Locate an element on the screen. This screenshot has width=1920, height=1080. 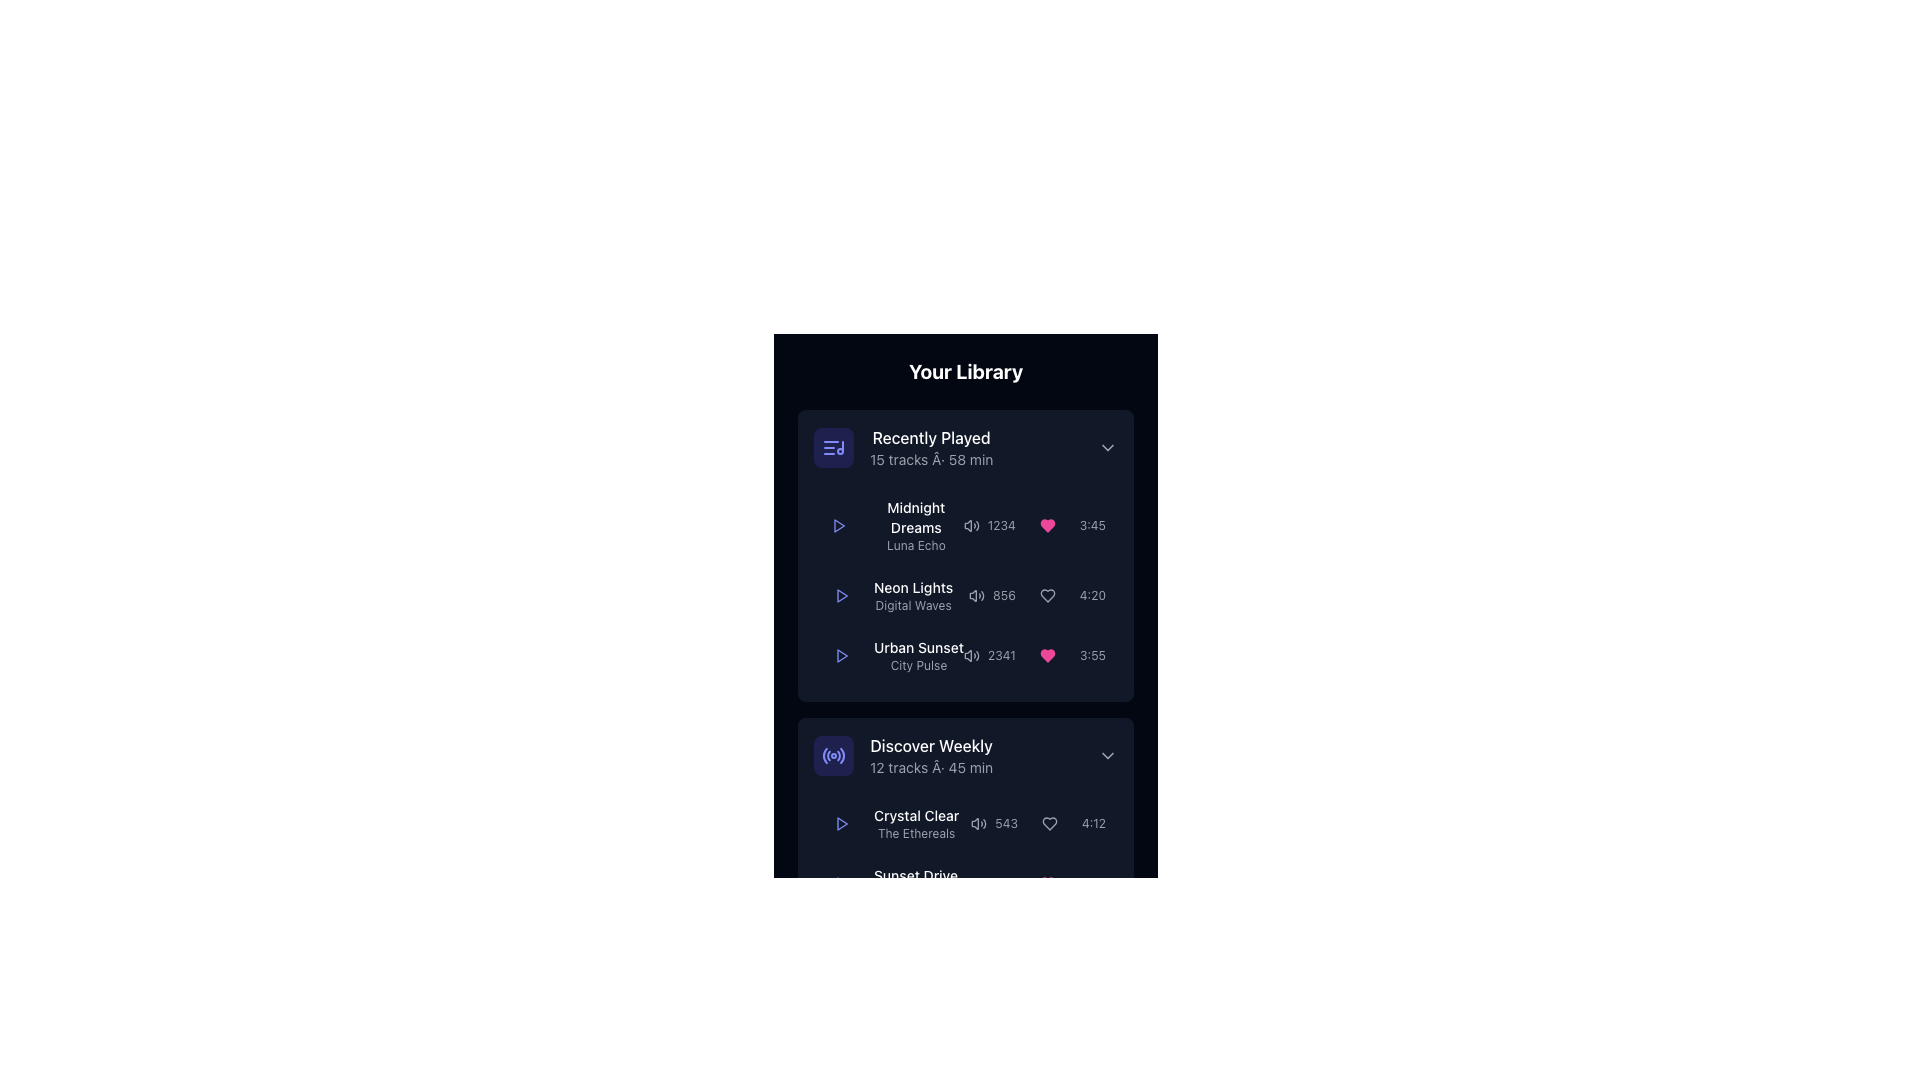
the 'like' button for the song 'Urban Sunset' by City Pulse, located in the 'Recently Played' section, to like or unlike the song is located at coordinates (1046, 655).